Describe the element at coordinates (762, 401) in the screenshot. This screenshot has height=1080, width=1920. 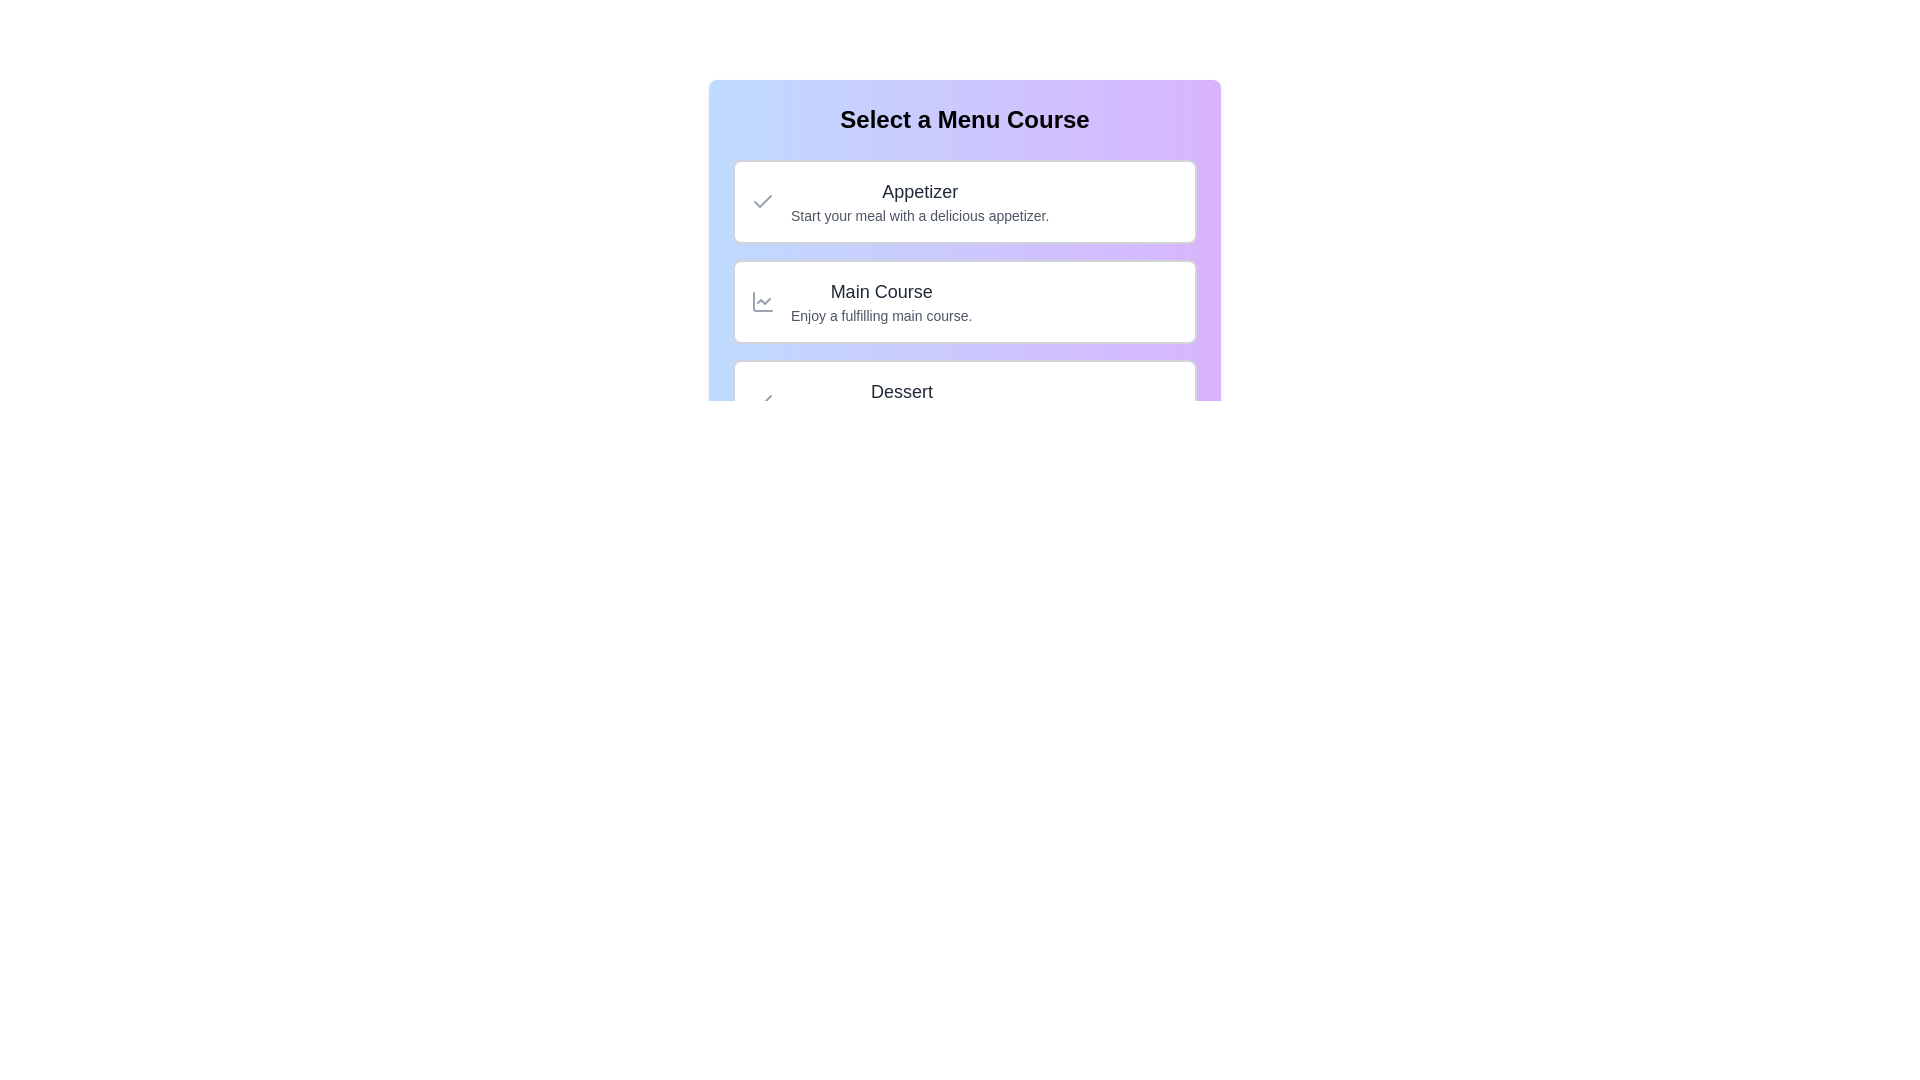
I see `the minimalist checkmark icon located to the left of the text 'Dessert'` at that location.